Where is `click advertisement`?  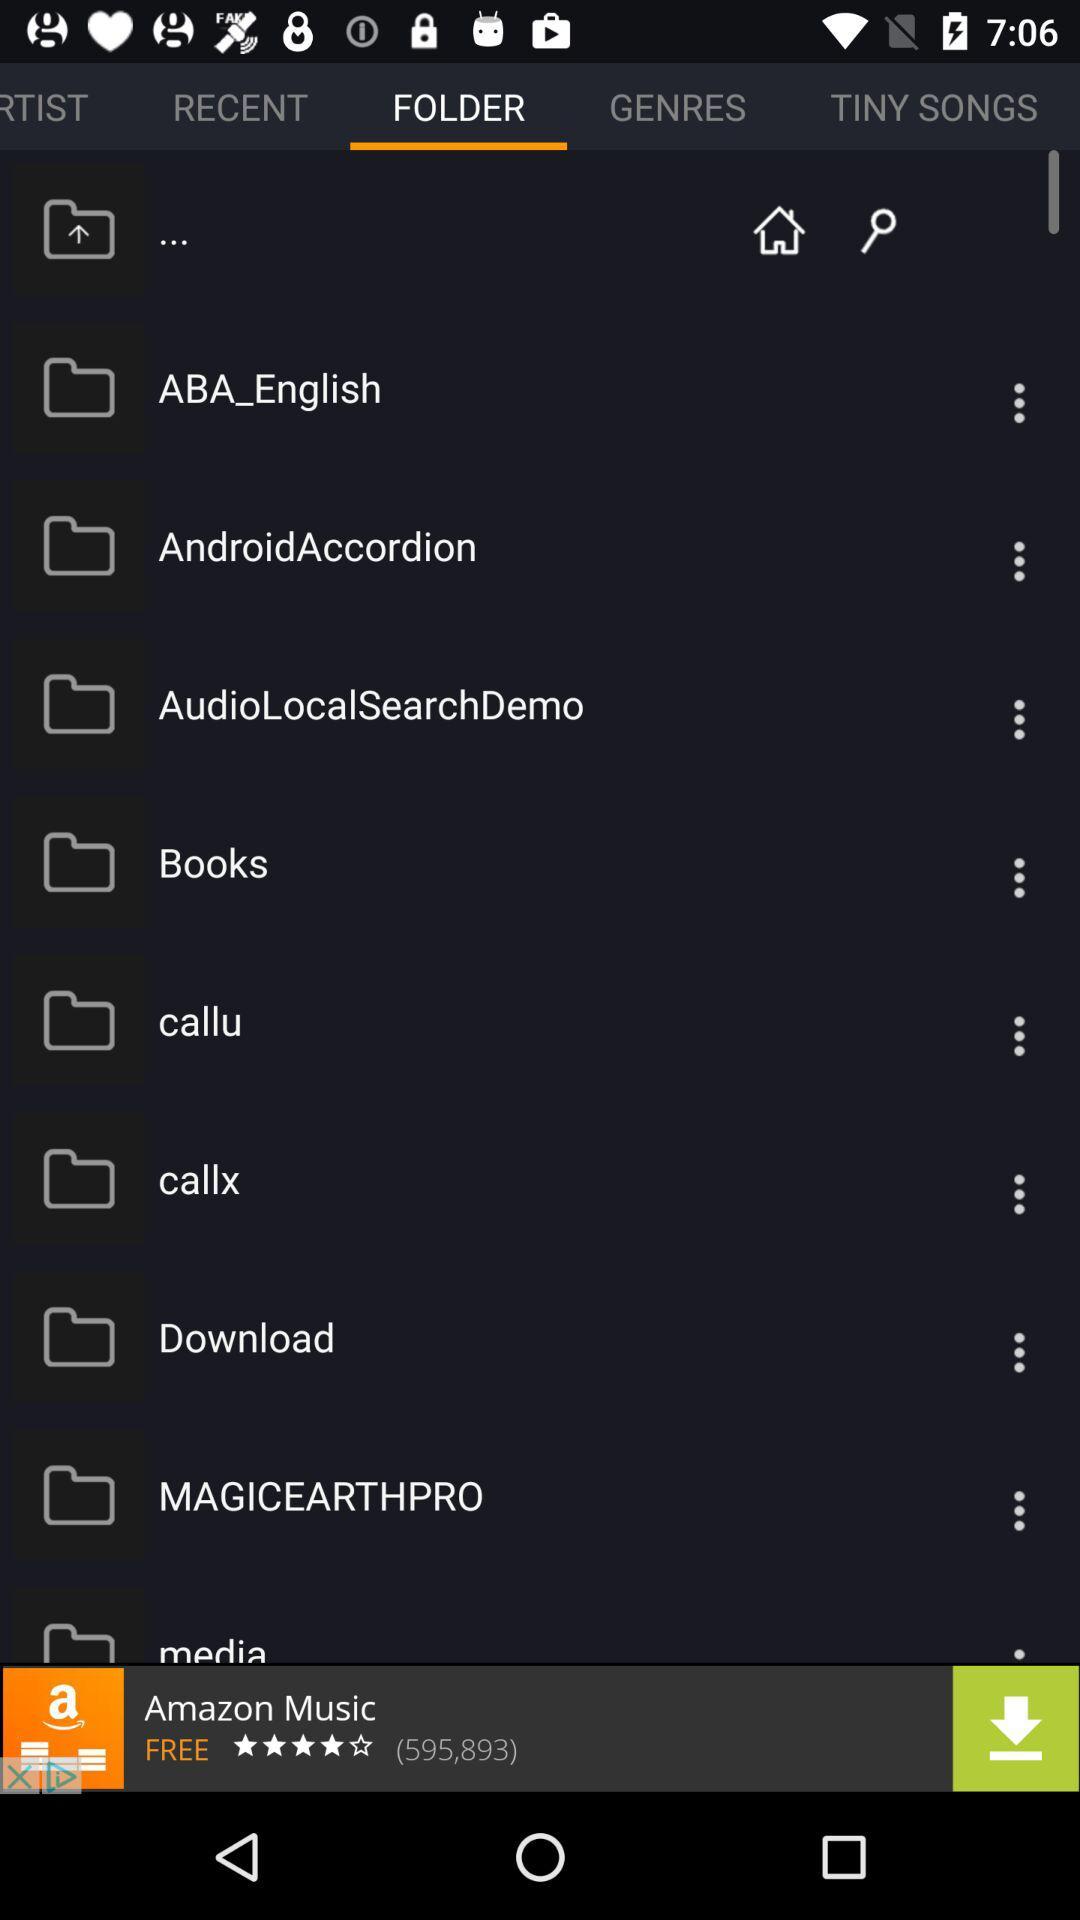
click advertisement is located at coordinates (540, 1727).